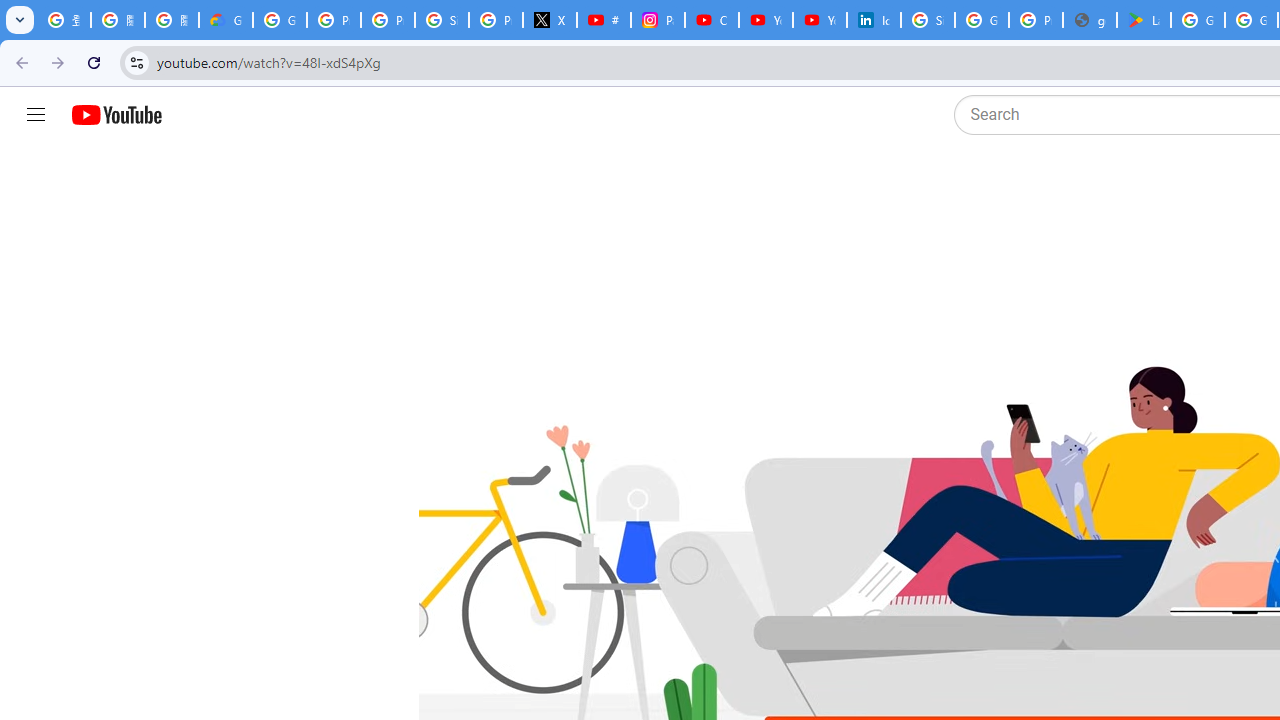 The image size is (1280, 720). What do you see at coordinates (1144, 20) in the screenshot?
I see `'Last Shelter: Survival - Apps on Google Play'` at bounding box center [1144, 20].